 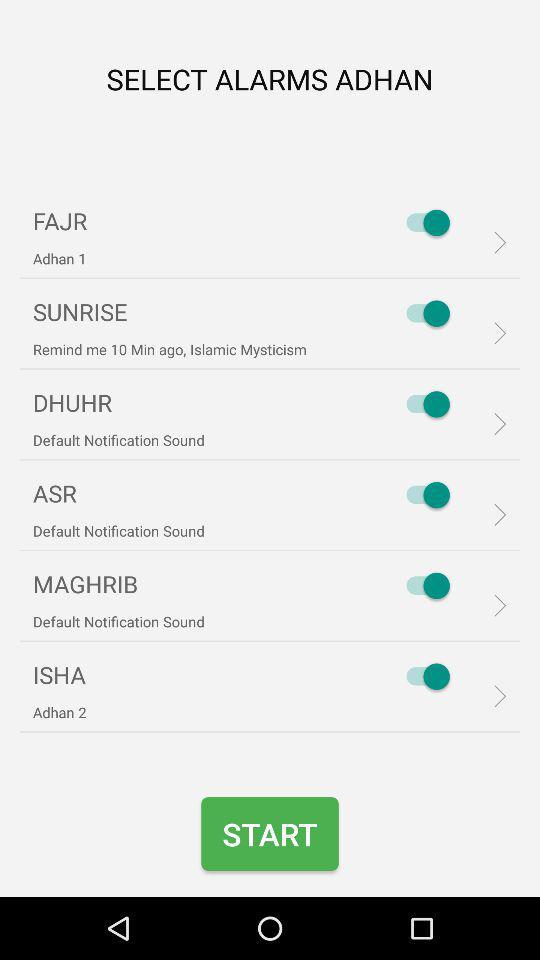 I want to click on start icon, so click(x=270, y=834).